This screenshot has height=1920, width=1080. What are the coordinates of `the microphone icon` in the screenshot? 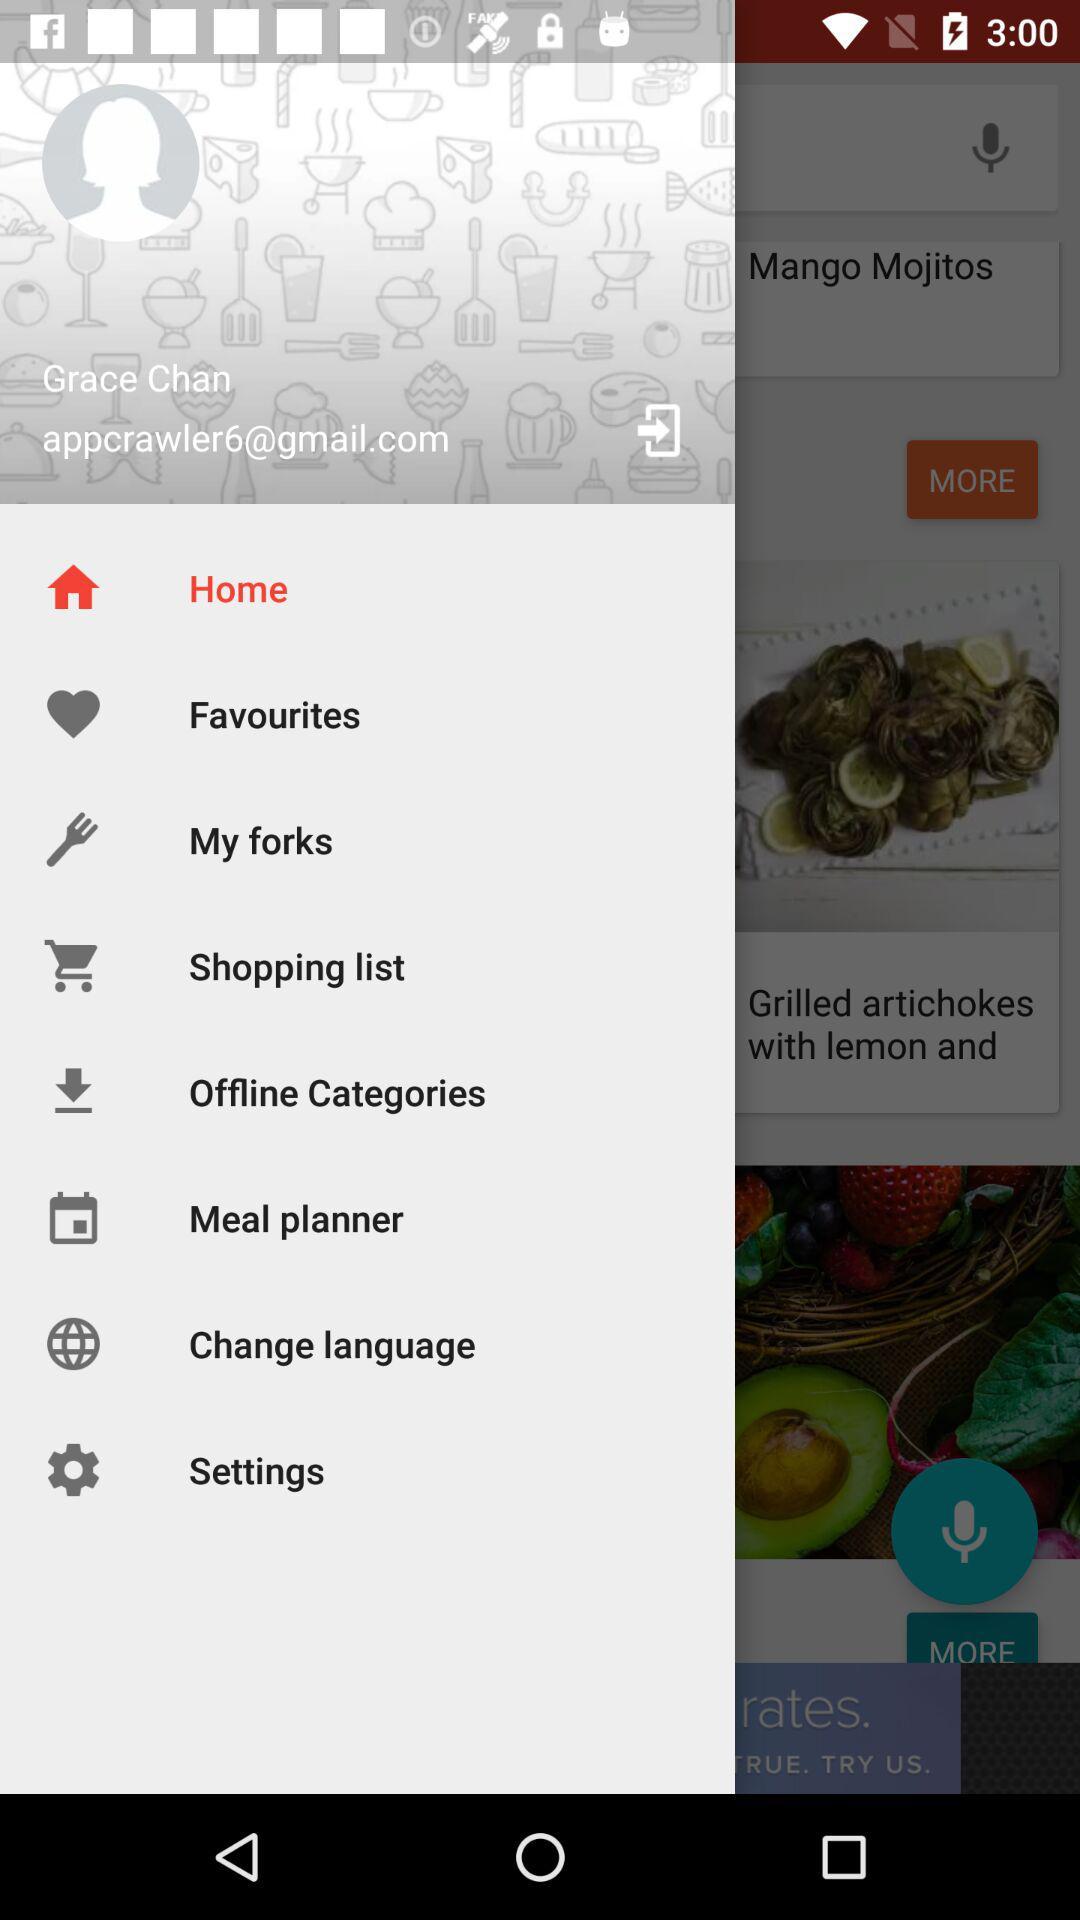 It's located at (963, 1530).